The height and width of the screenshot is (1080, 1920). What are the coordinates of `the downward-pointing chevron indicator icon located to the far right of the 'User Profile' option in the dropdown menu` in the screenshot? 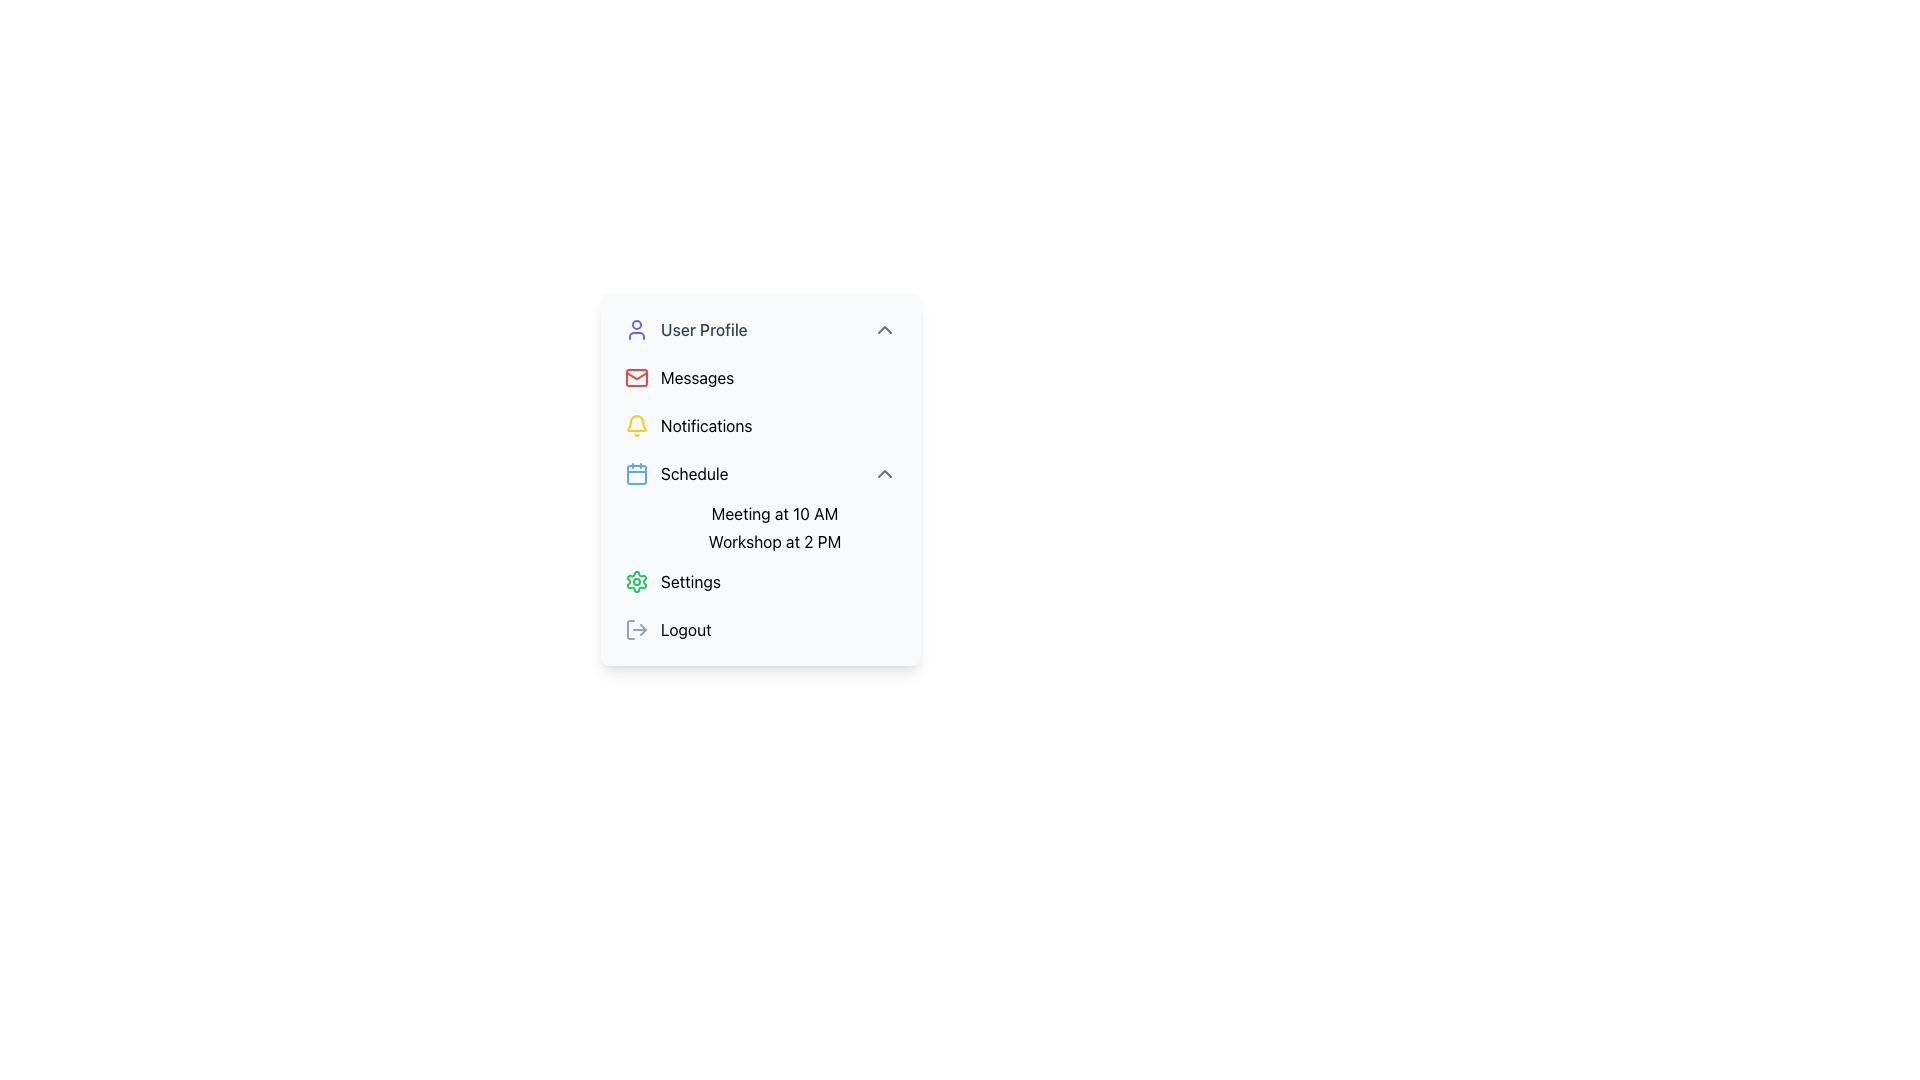 It's located at (883, 329).